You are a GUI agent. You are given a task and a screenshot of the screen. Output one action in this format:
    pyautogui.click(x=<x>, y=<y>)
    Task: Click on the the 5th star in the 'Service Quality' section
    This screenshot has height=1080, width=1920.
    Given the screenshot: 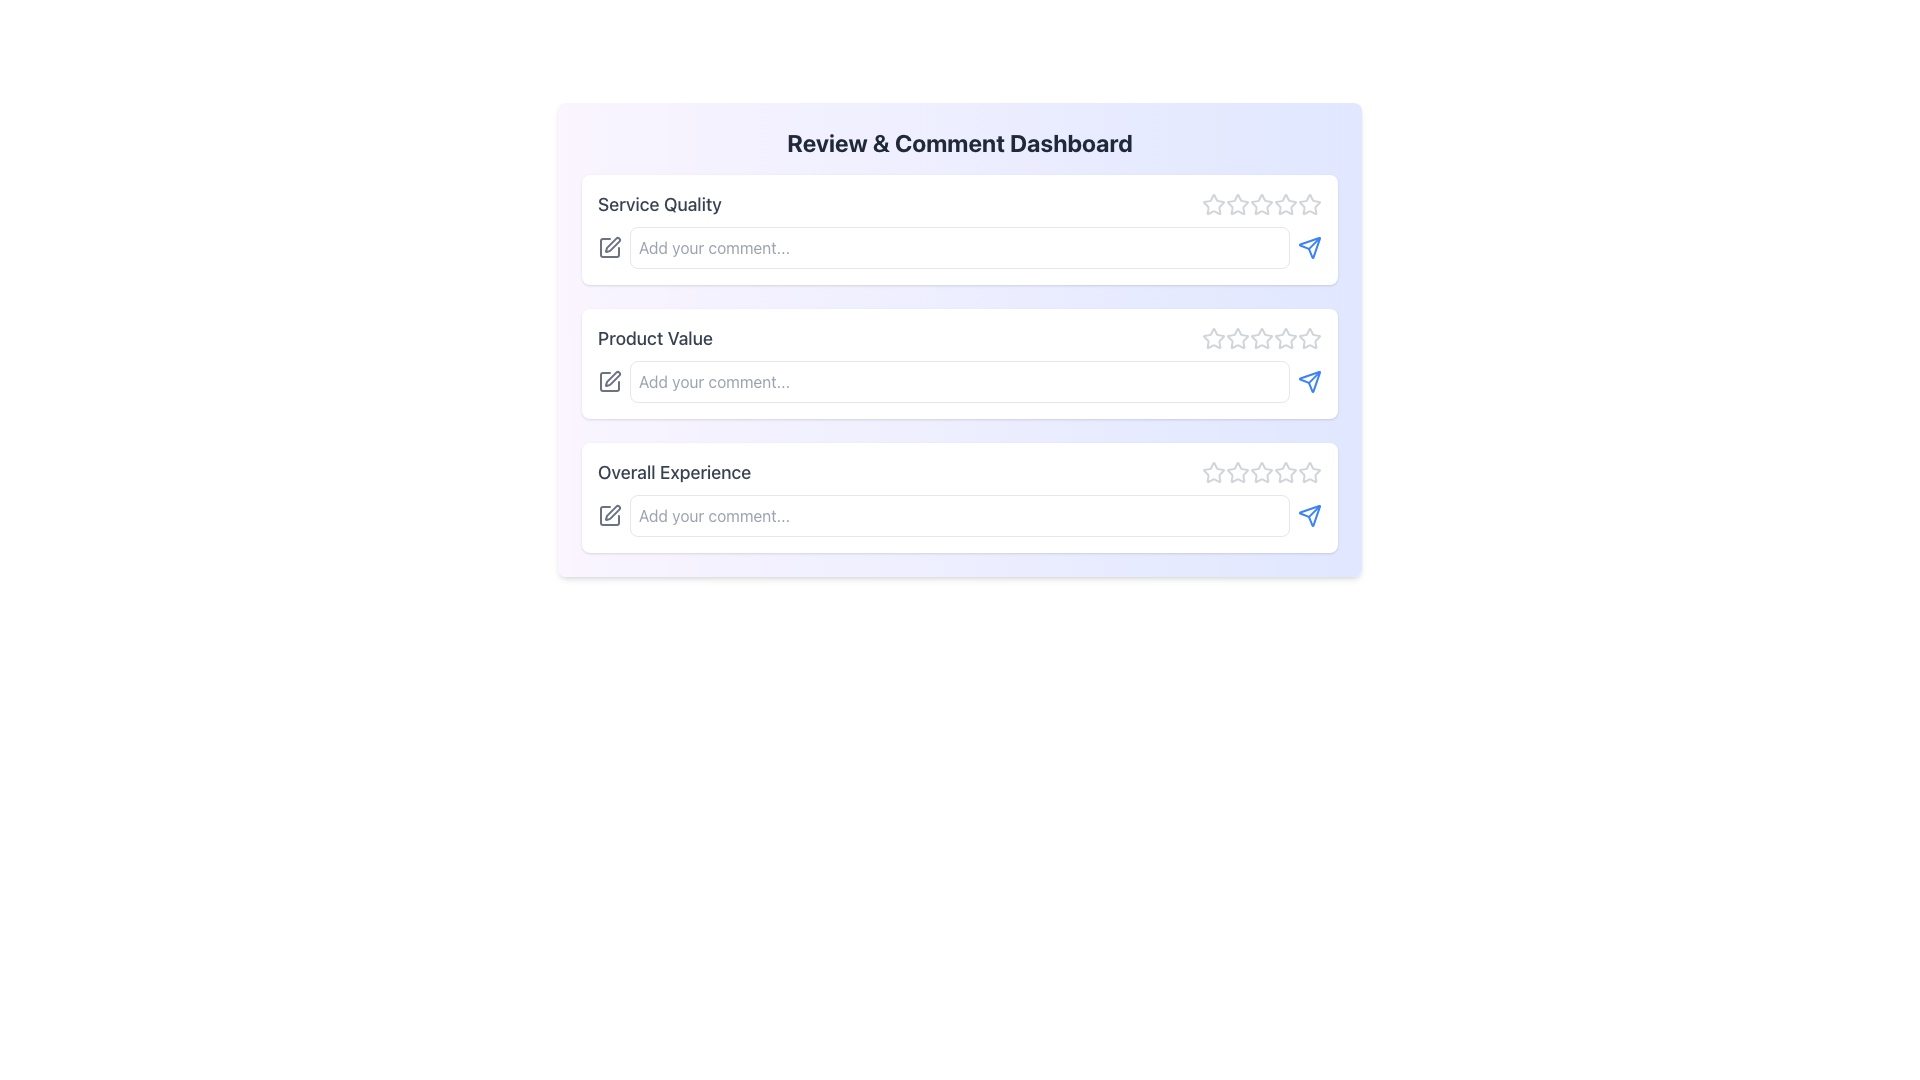 What is the action you would take?
    pyautogui.click(x=1310, y=204)
    